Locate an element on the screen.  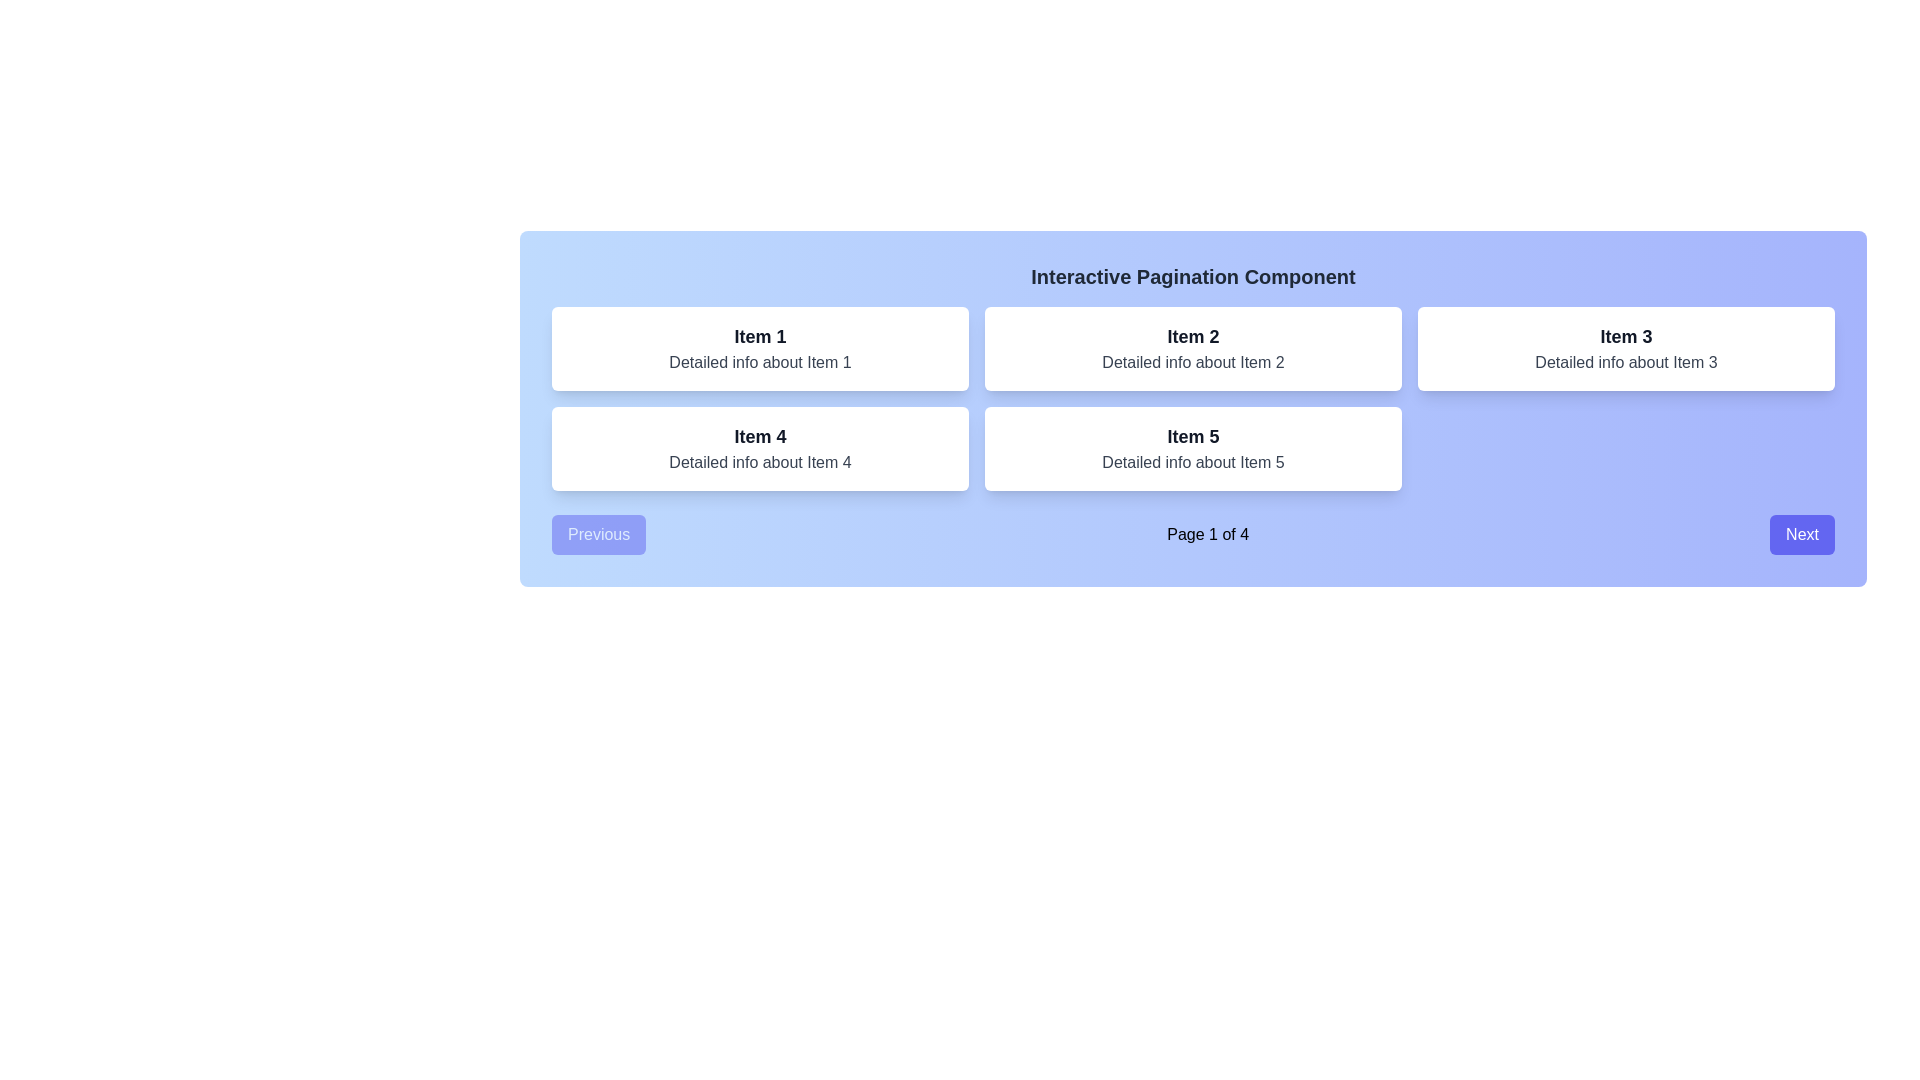
detailed text labeled 'Detailed info about Item 2', which is styled in gray font color and is positioned below the bolded text 'Item 2' within a card-like structure is located at coordinates (1193, 362).